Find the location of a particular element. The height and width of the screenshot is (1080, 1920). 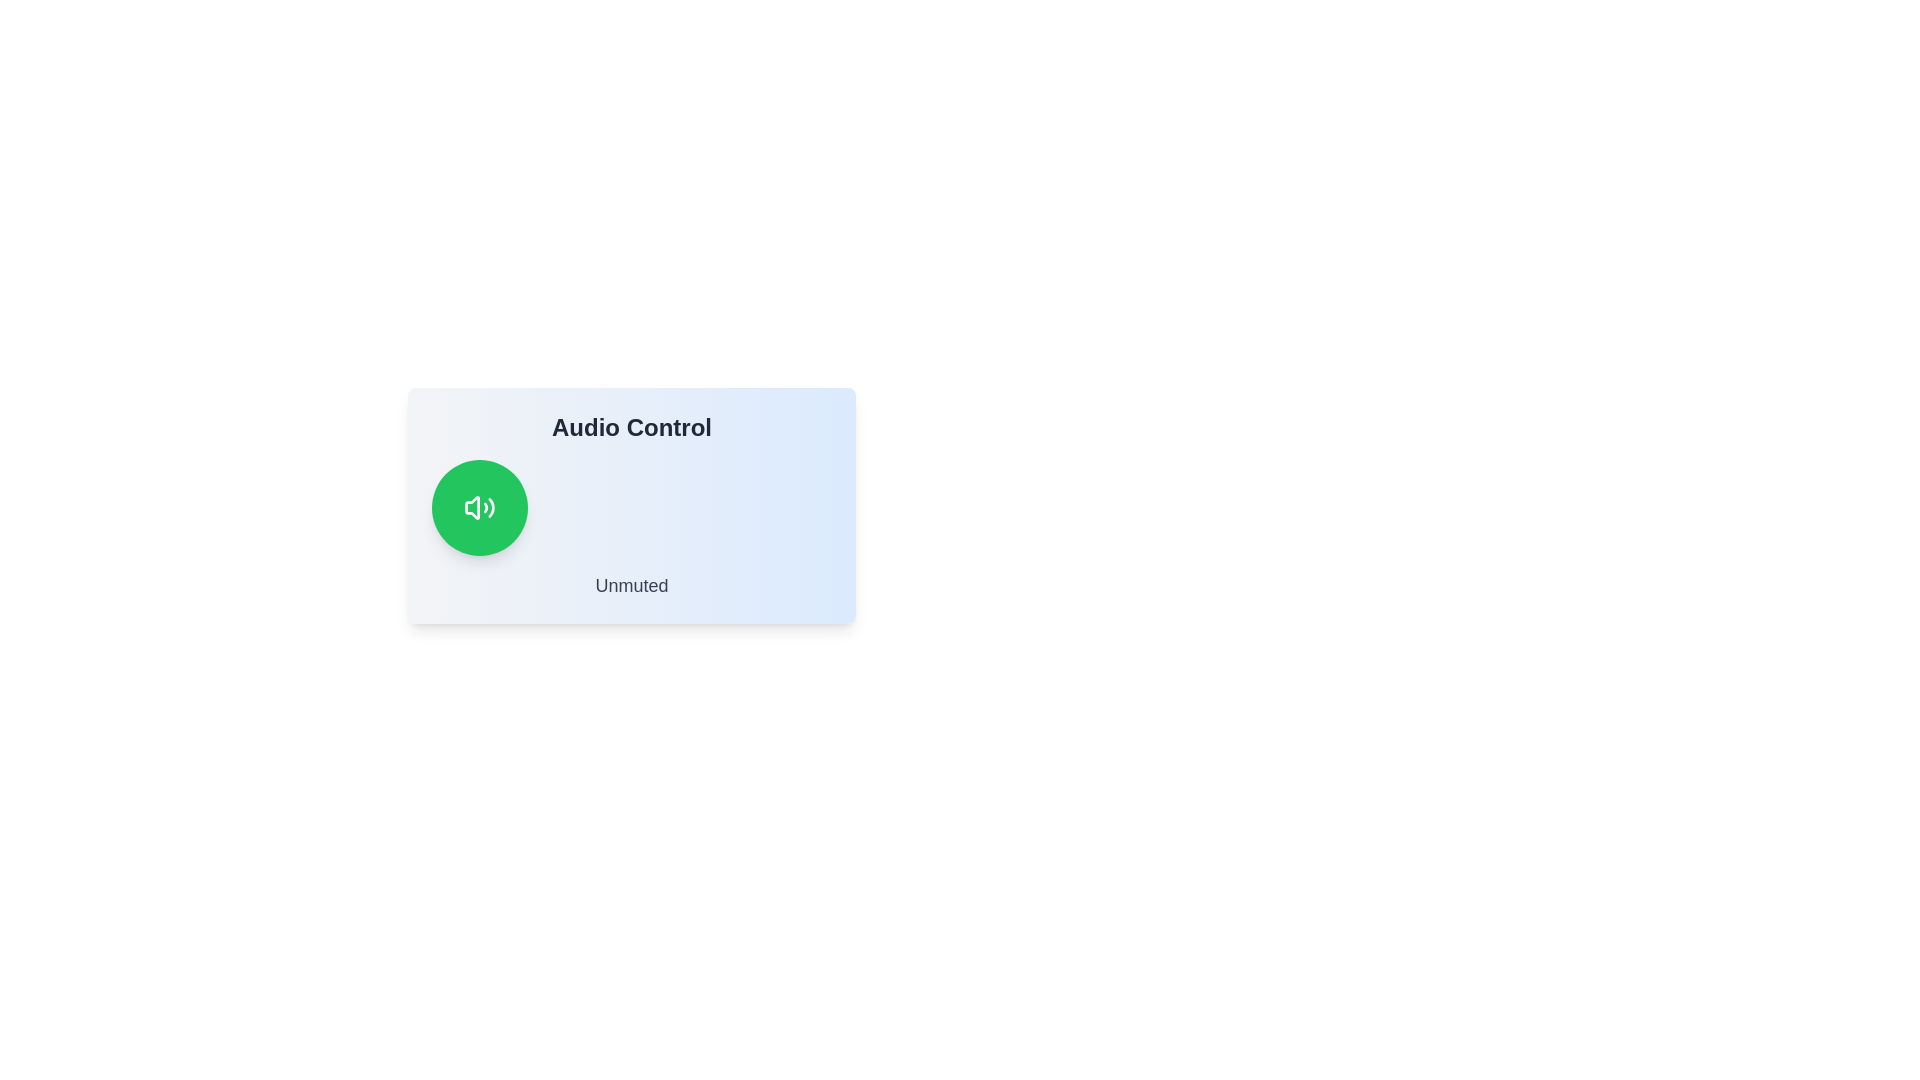

the green button to observe the hover effect is located at coordinates (480, 507).